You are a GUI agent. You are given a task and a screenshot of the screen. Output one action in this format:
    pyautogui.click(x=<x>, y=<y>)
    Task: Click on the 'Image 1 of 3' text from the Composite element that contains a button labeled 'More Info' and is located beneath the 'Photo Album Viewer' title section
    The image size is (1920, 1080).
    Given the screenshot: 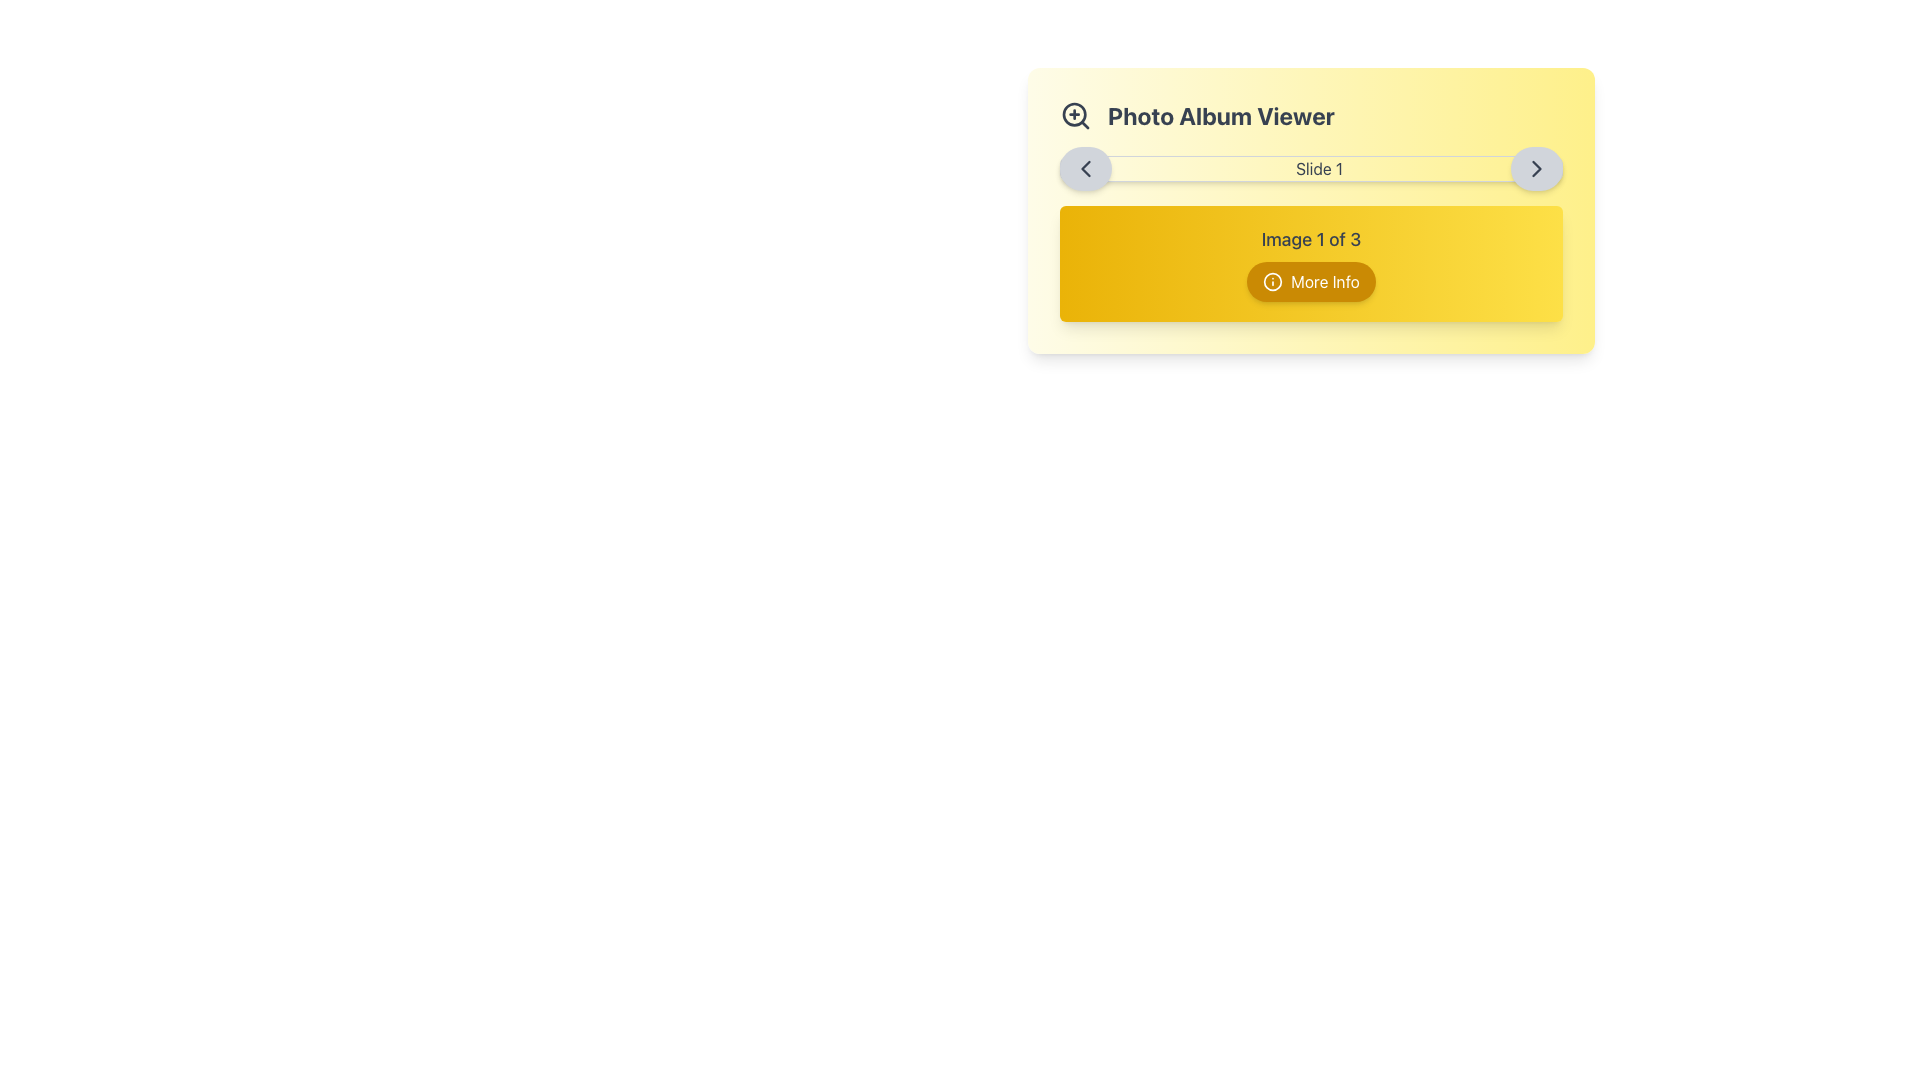 What is the action you would take?
    pyautogui.click(x=1311, y=262)
    